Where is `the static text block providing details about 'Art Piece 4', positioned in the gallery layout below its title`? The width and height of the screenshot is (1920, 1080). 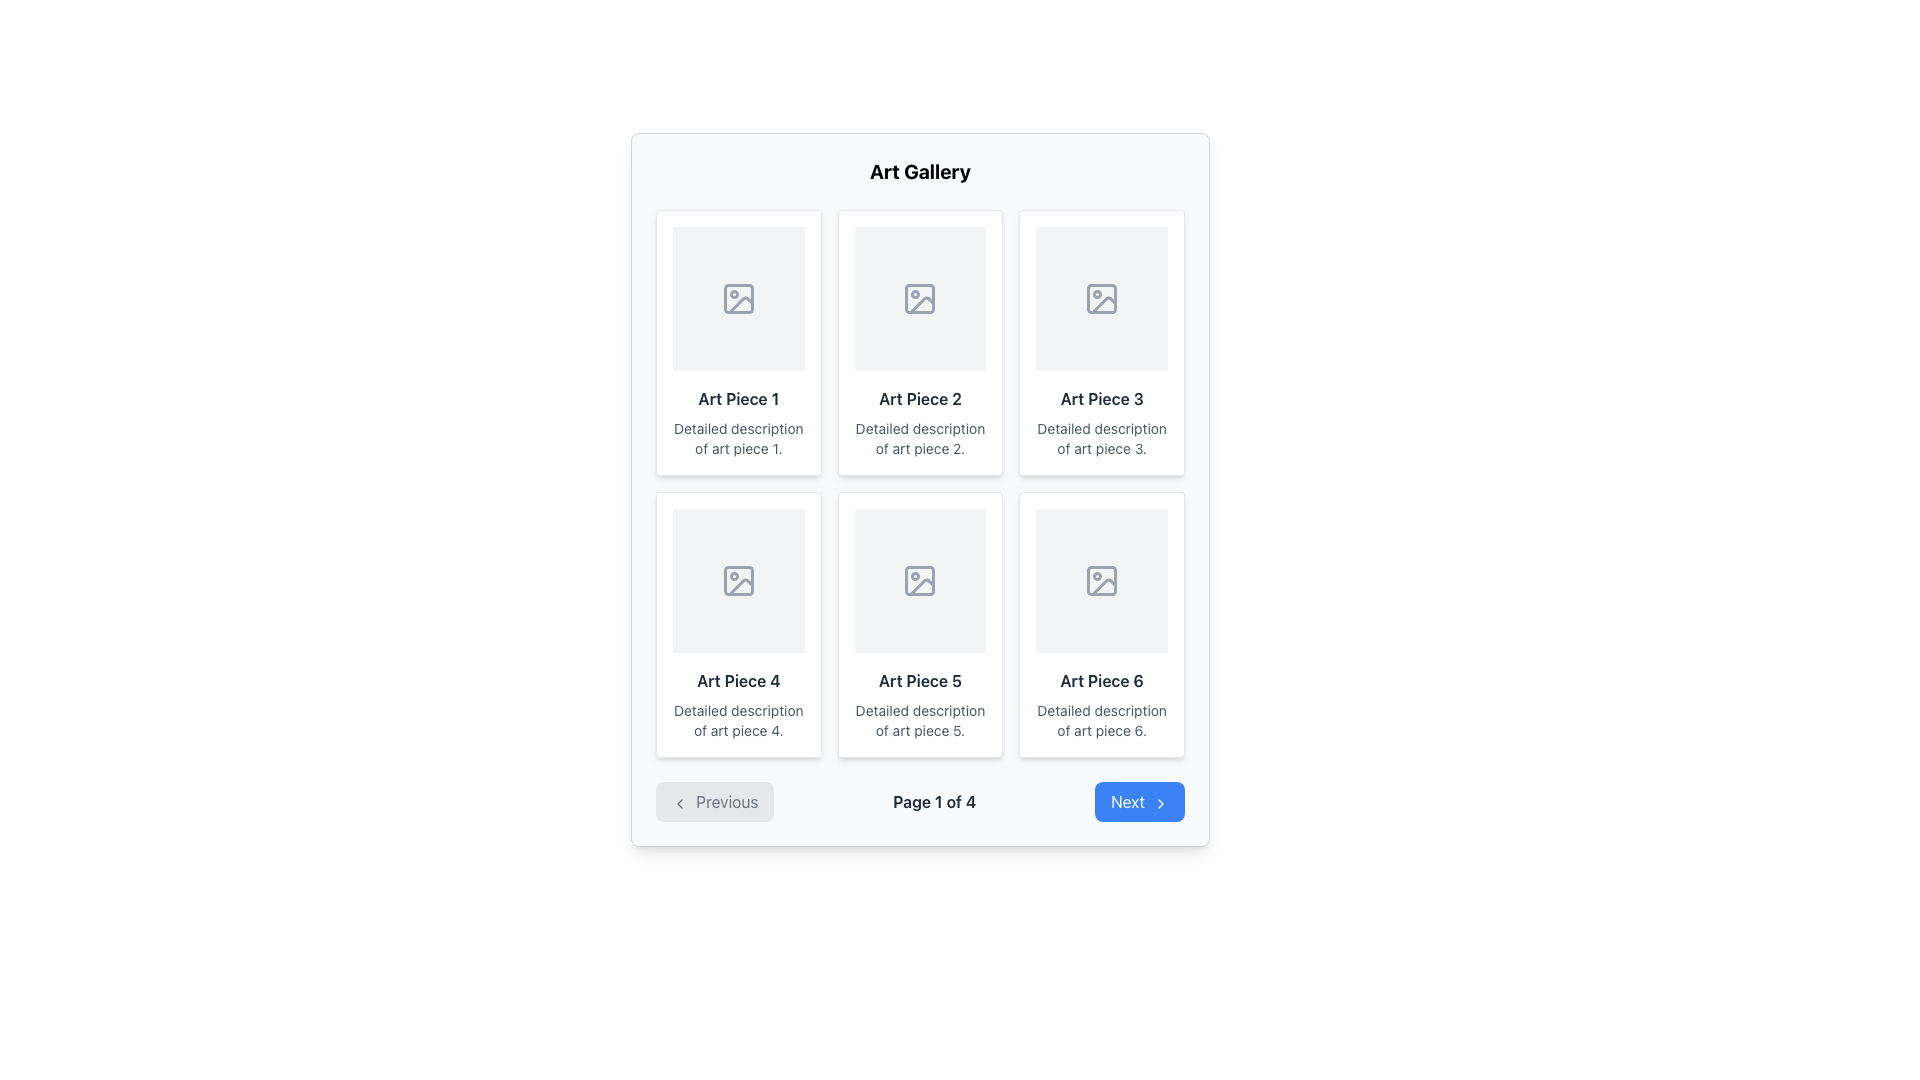
the static text block providing details about 'Art Piece 4', positioned in the gallery layout below its title is located at coordinates (737, 721).